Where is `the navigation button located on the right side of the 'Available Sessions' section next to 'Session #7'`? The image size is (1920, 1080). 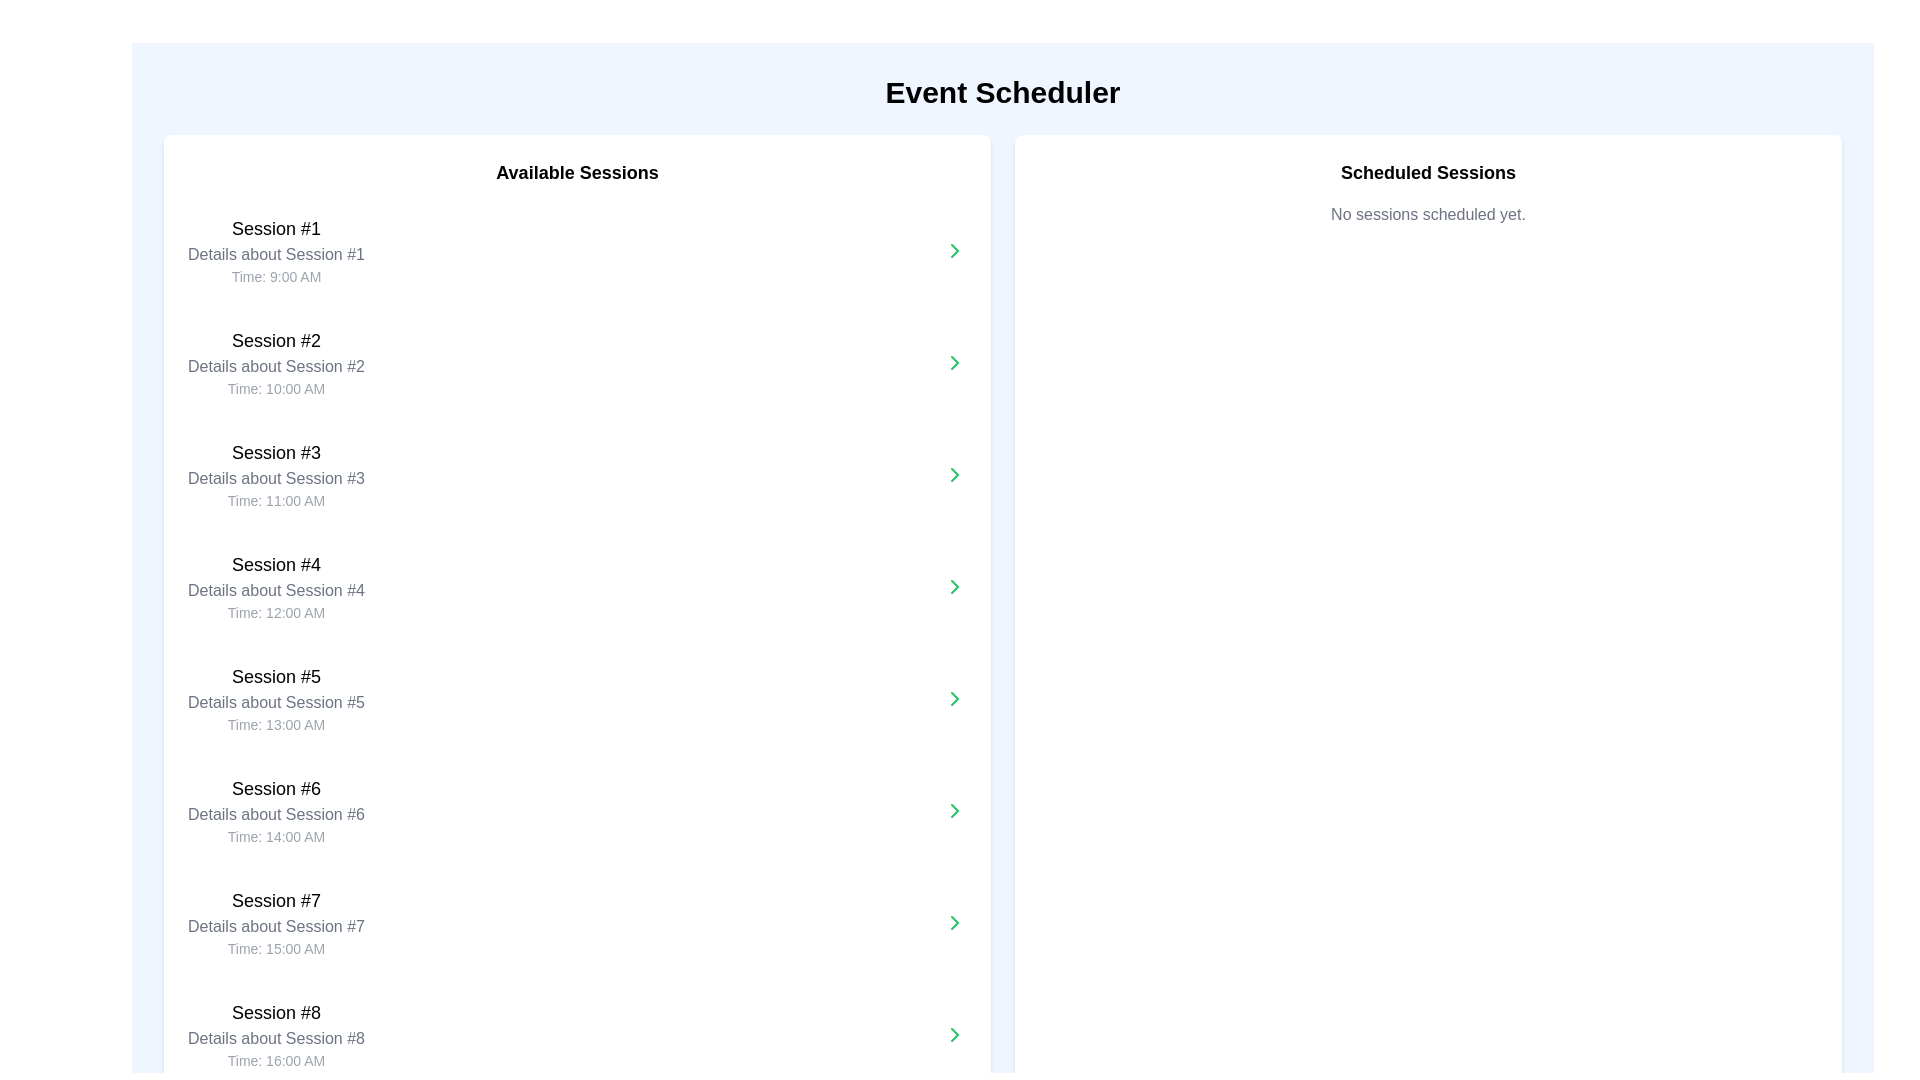
the navigation button located on the right side of the 'Available Sessions' section next to 'Session #7' is located at coordinates (954, 922).